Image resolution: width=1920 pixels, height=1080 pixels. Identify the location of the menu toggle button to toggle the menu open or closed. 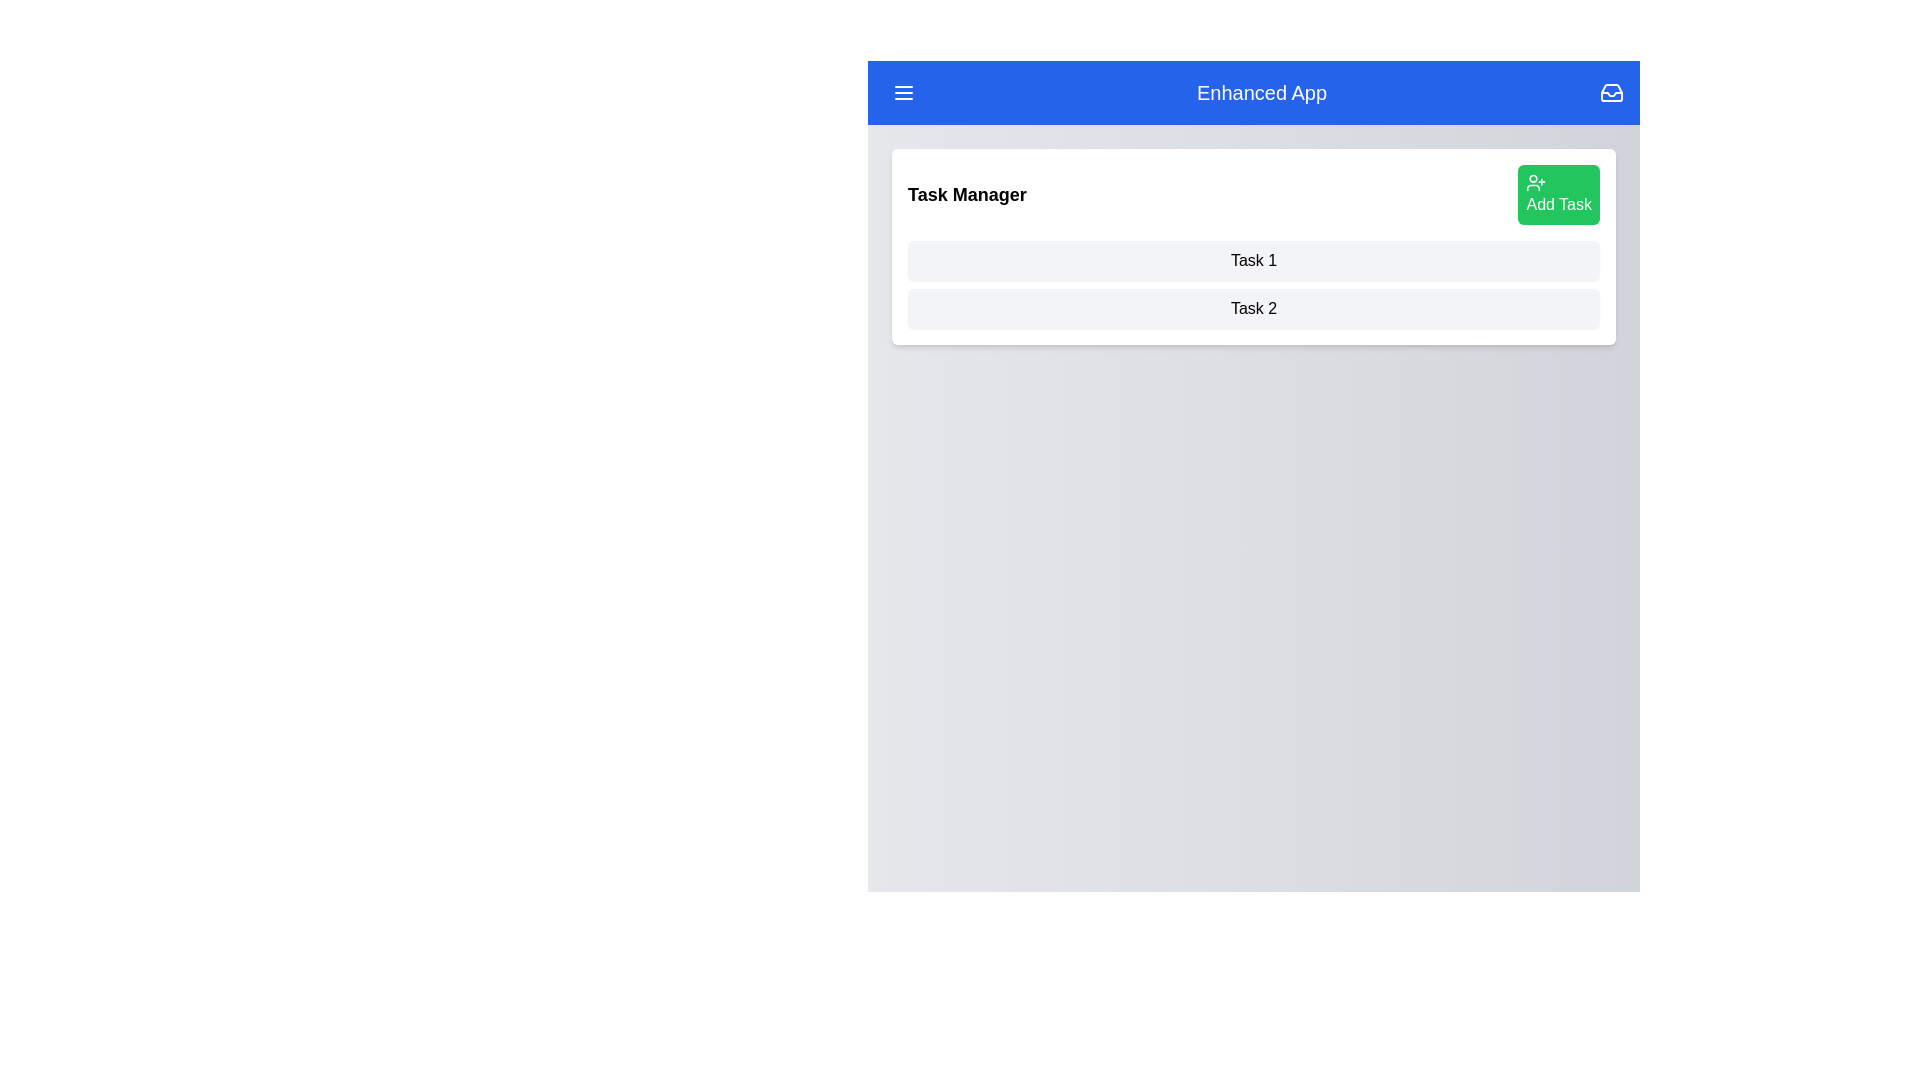
(902, 92).